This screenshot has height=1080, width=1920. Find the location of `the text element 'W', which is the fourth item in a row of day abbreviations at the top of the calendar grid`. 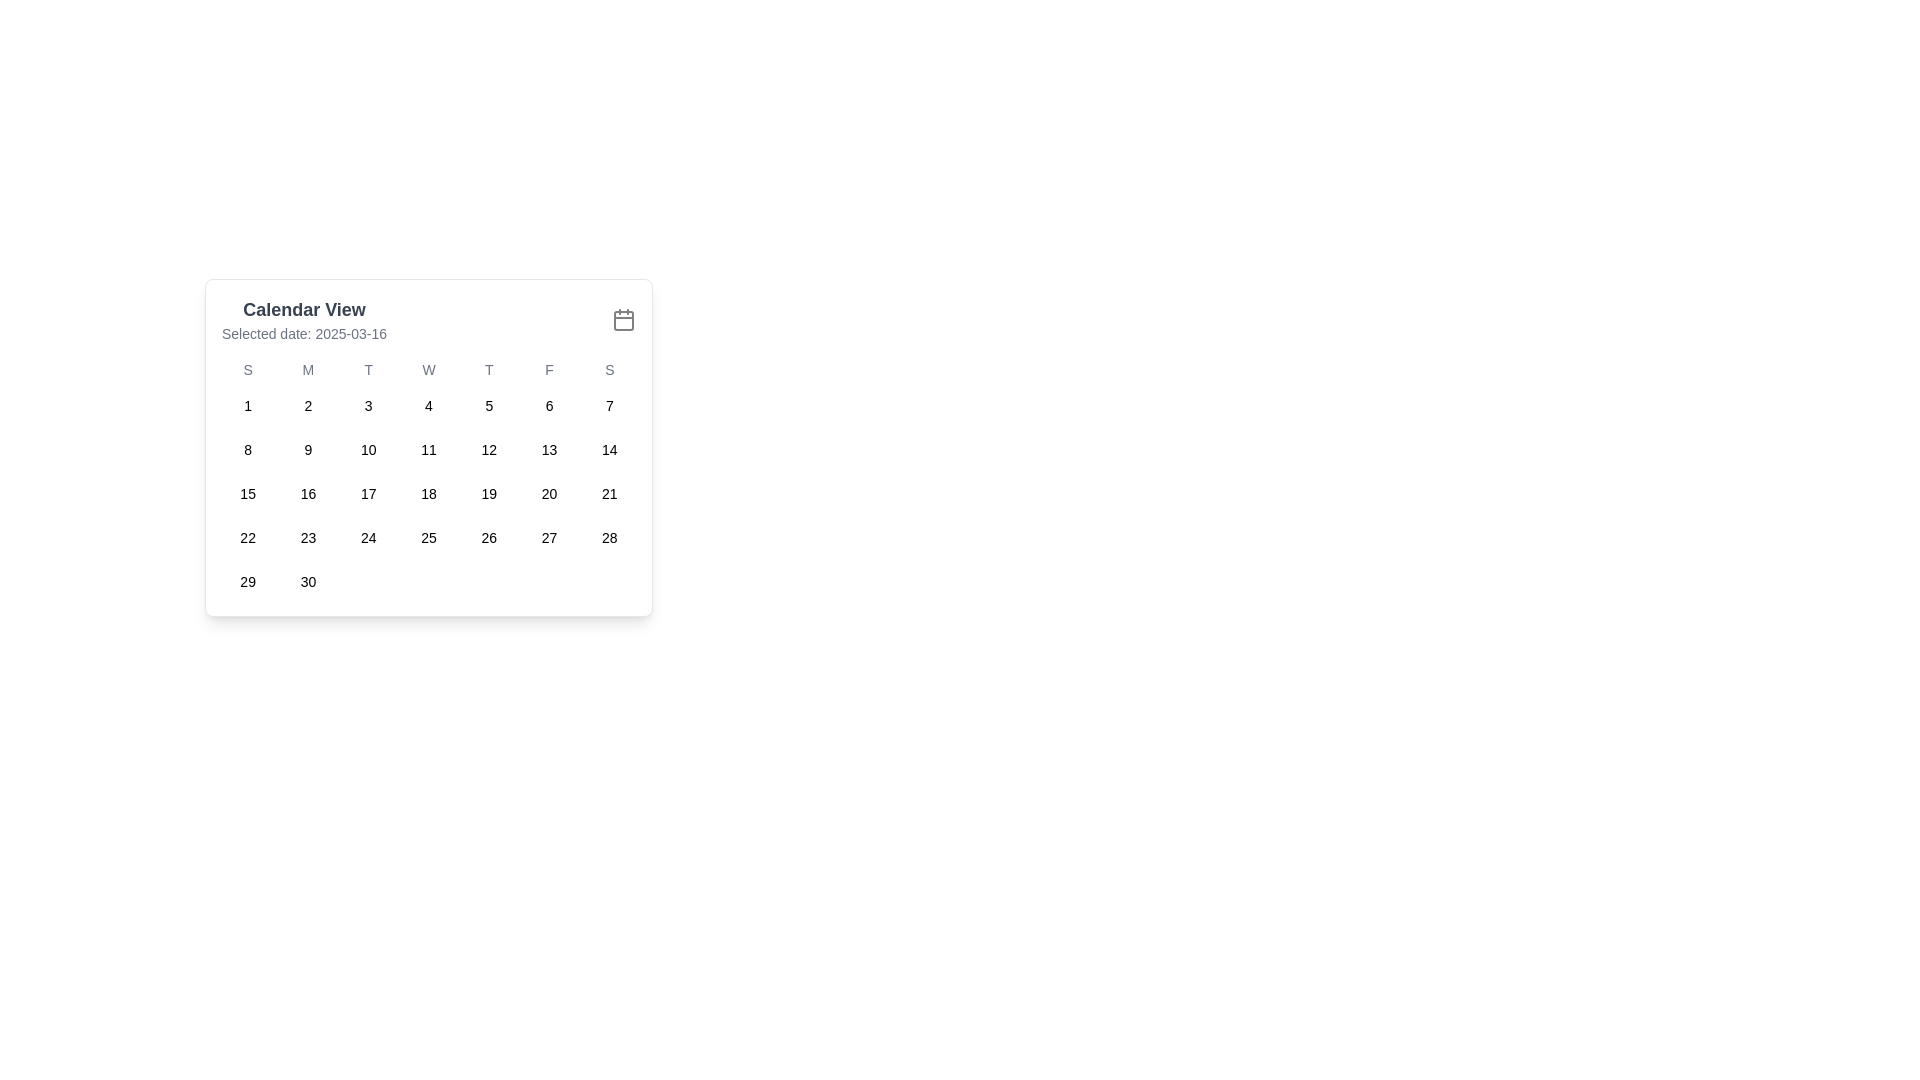

the text element 'W', which is the fourth item in a row of day abbreviations at the top of the calendar grid is located at coordinates (427, 370).